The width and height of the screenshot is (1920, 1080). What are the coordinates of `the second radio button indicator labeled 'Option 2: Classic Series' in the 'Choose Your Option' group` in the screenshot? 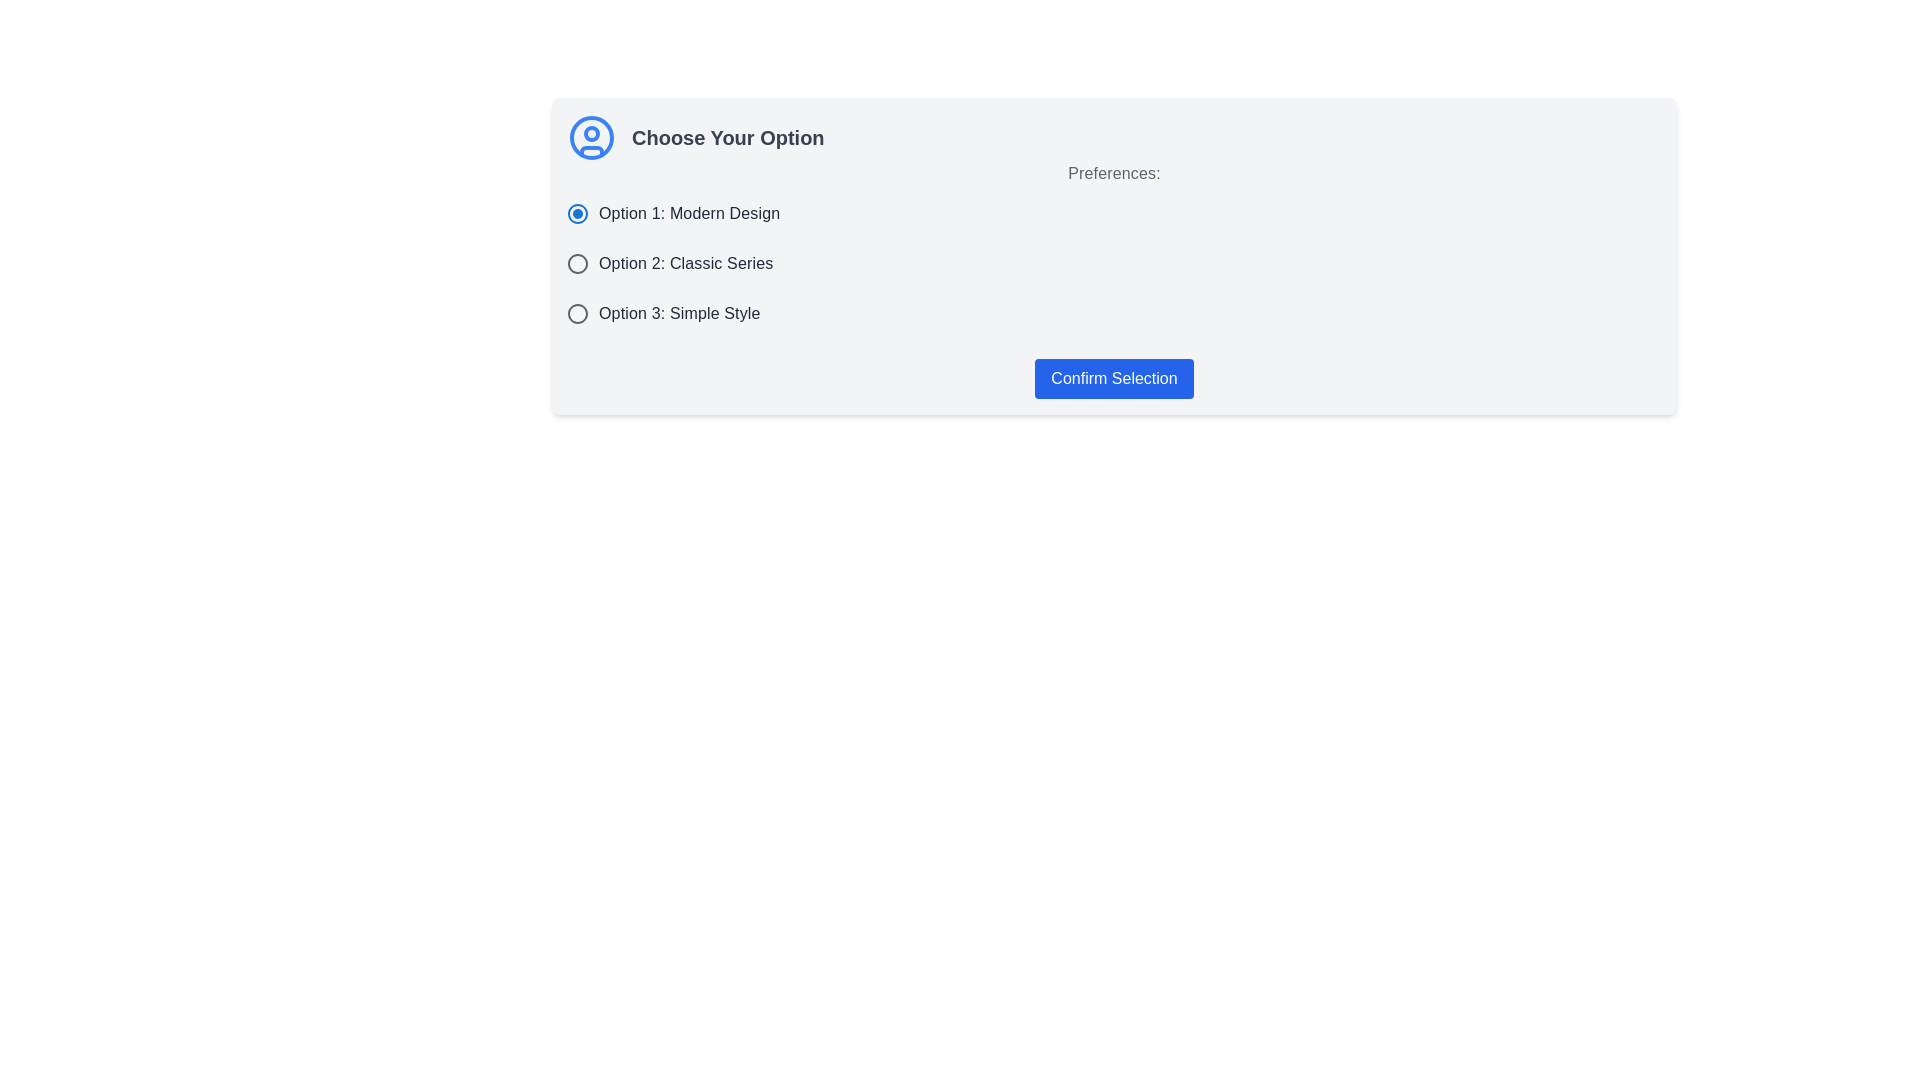 It's located at (576, 262).